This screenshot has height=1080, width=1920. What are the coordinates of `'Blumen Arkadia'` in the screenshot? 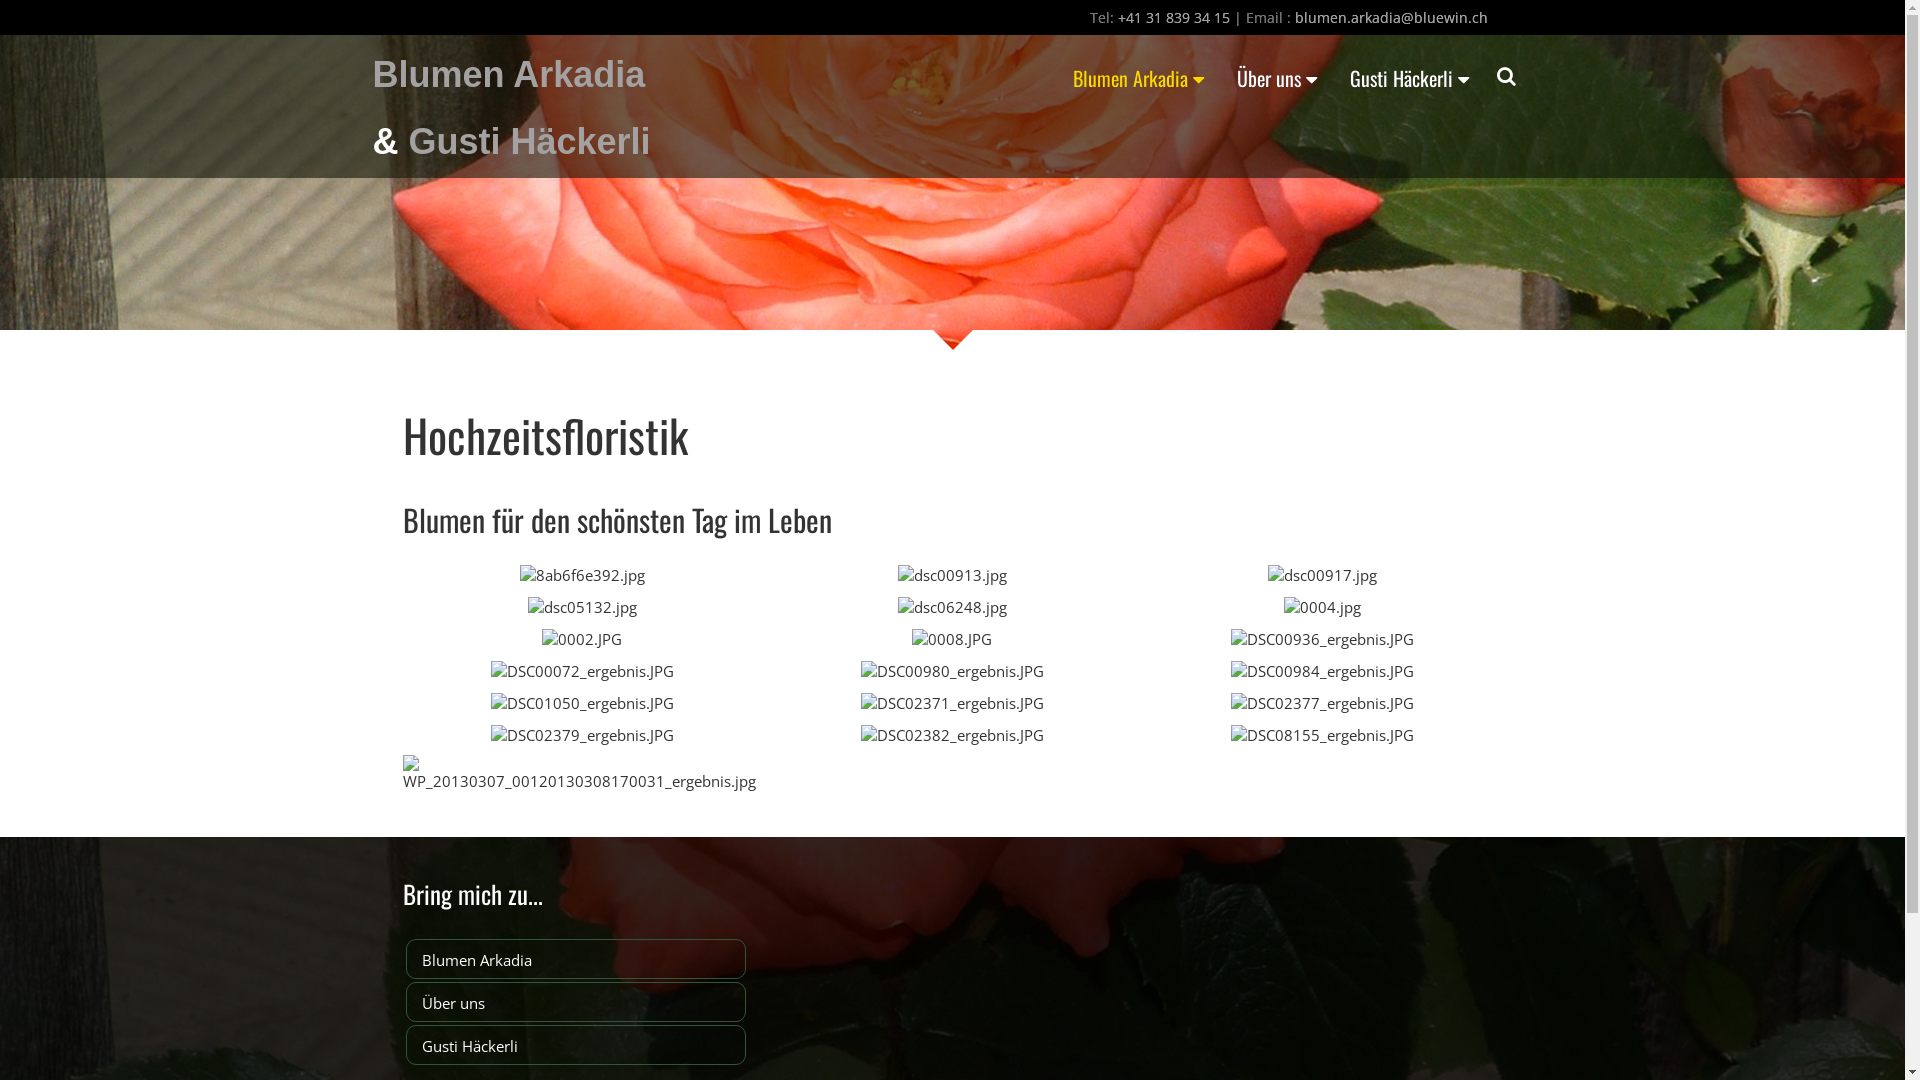 It's located at (575, 958).